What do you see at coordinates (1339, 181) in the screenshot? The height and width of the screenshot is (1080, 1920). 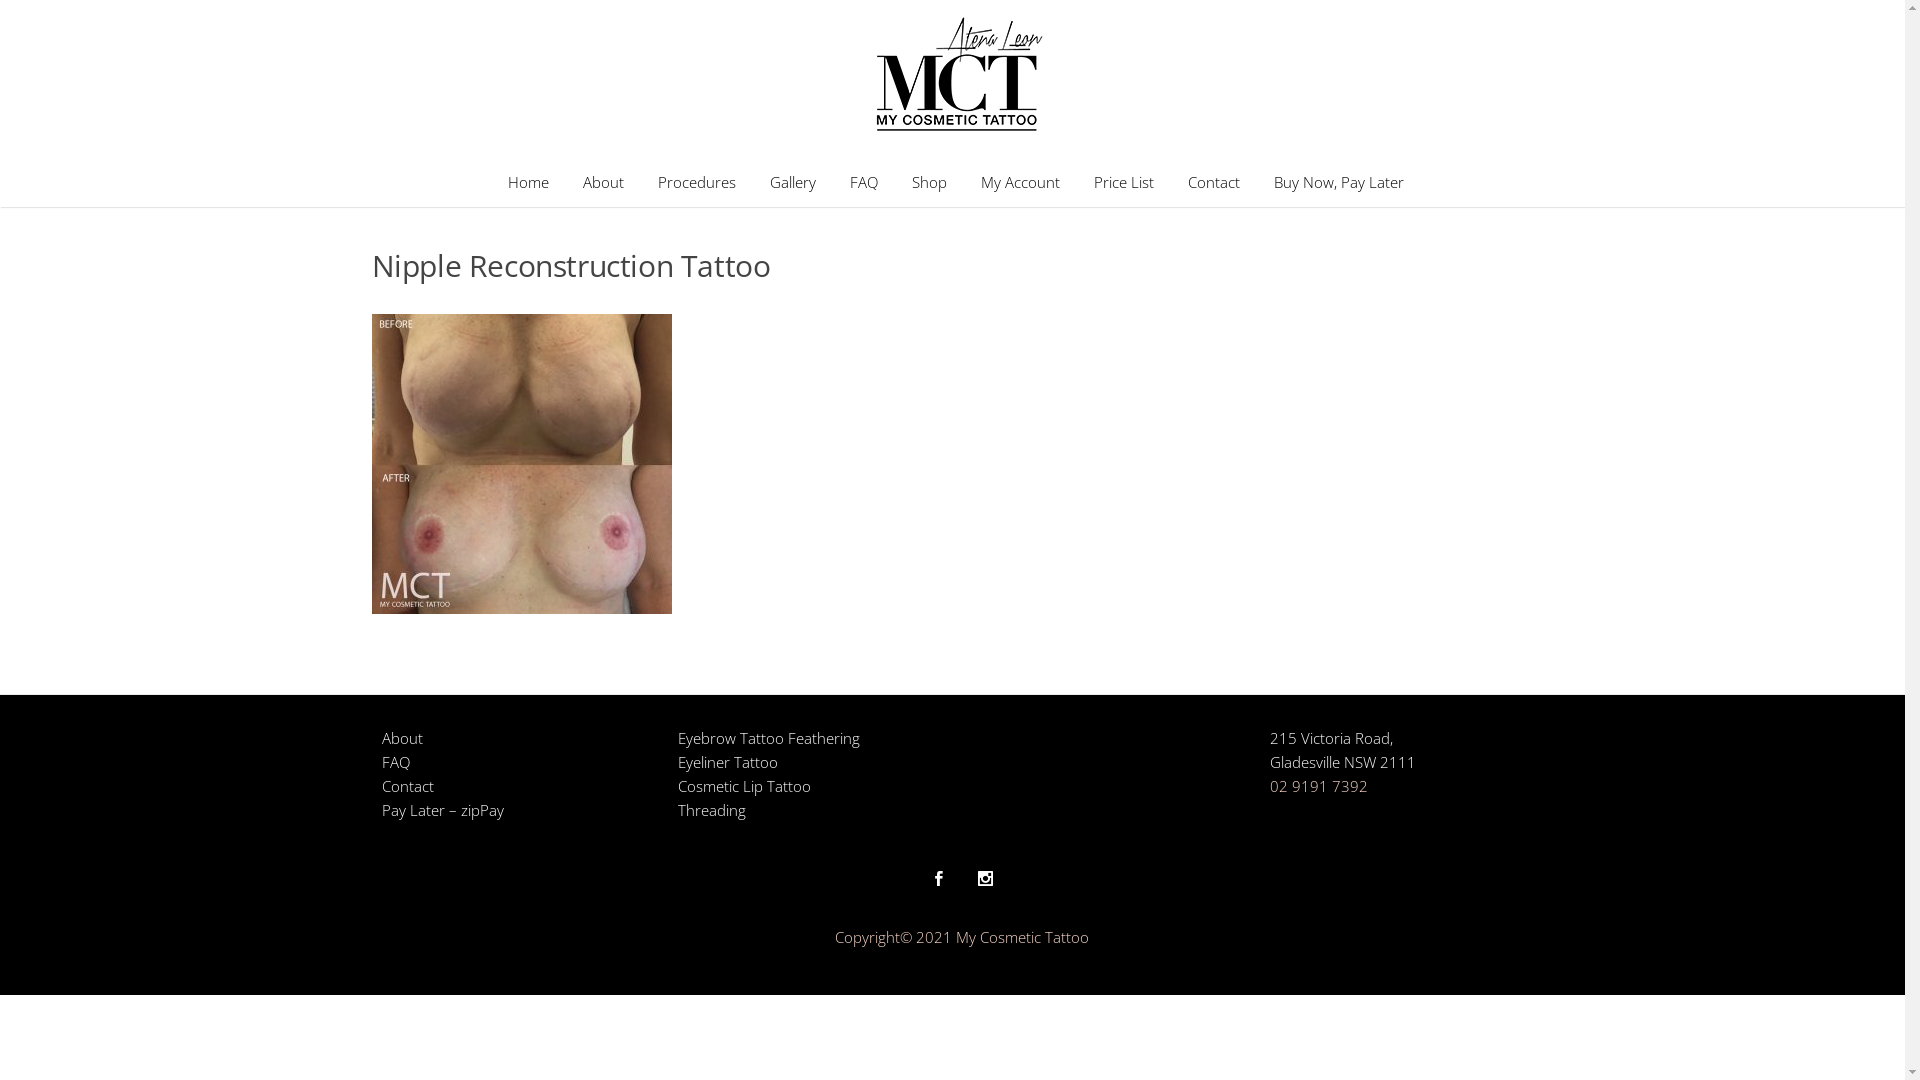 I see `'Buy Now, Pay Later'` at bounding box center [1339, 181].